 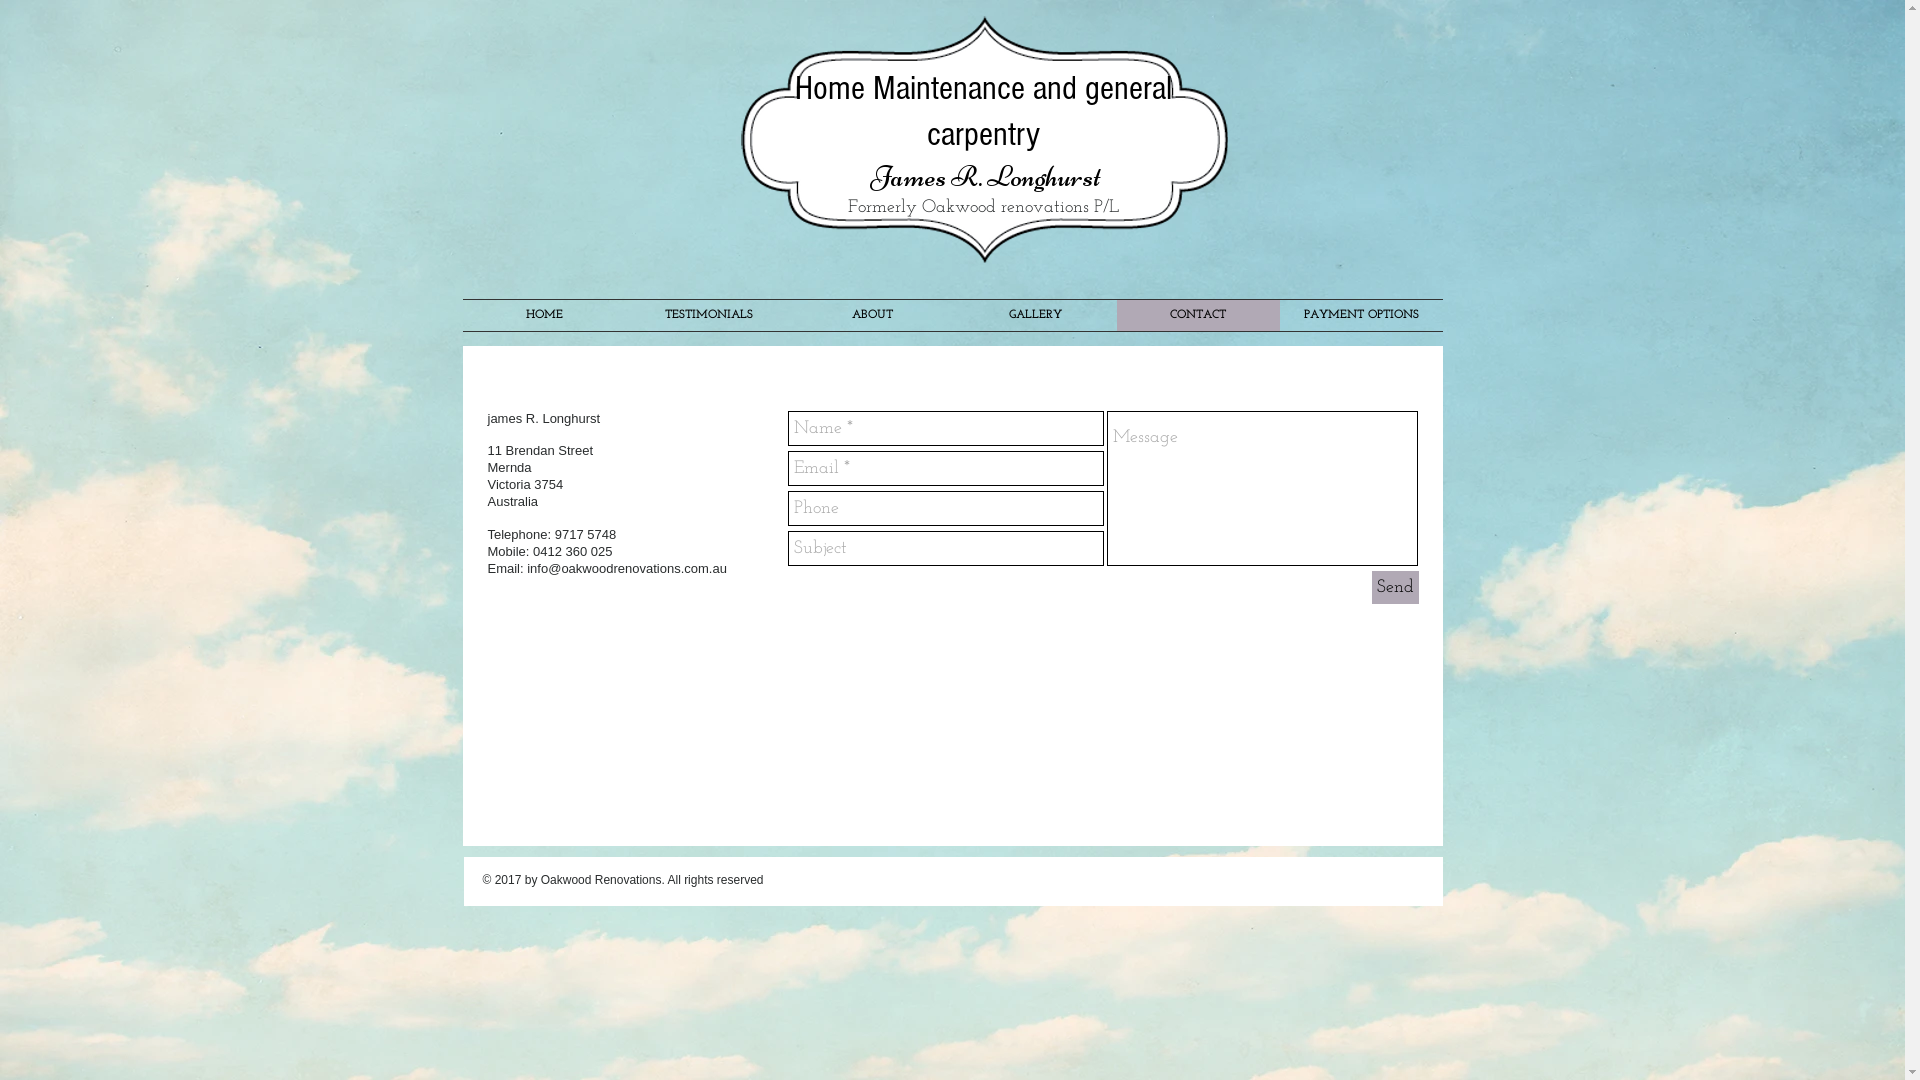 I want to click on 'CONTACT', so click(x=1197, y=315).